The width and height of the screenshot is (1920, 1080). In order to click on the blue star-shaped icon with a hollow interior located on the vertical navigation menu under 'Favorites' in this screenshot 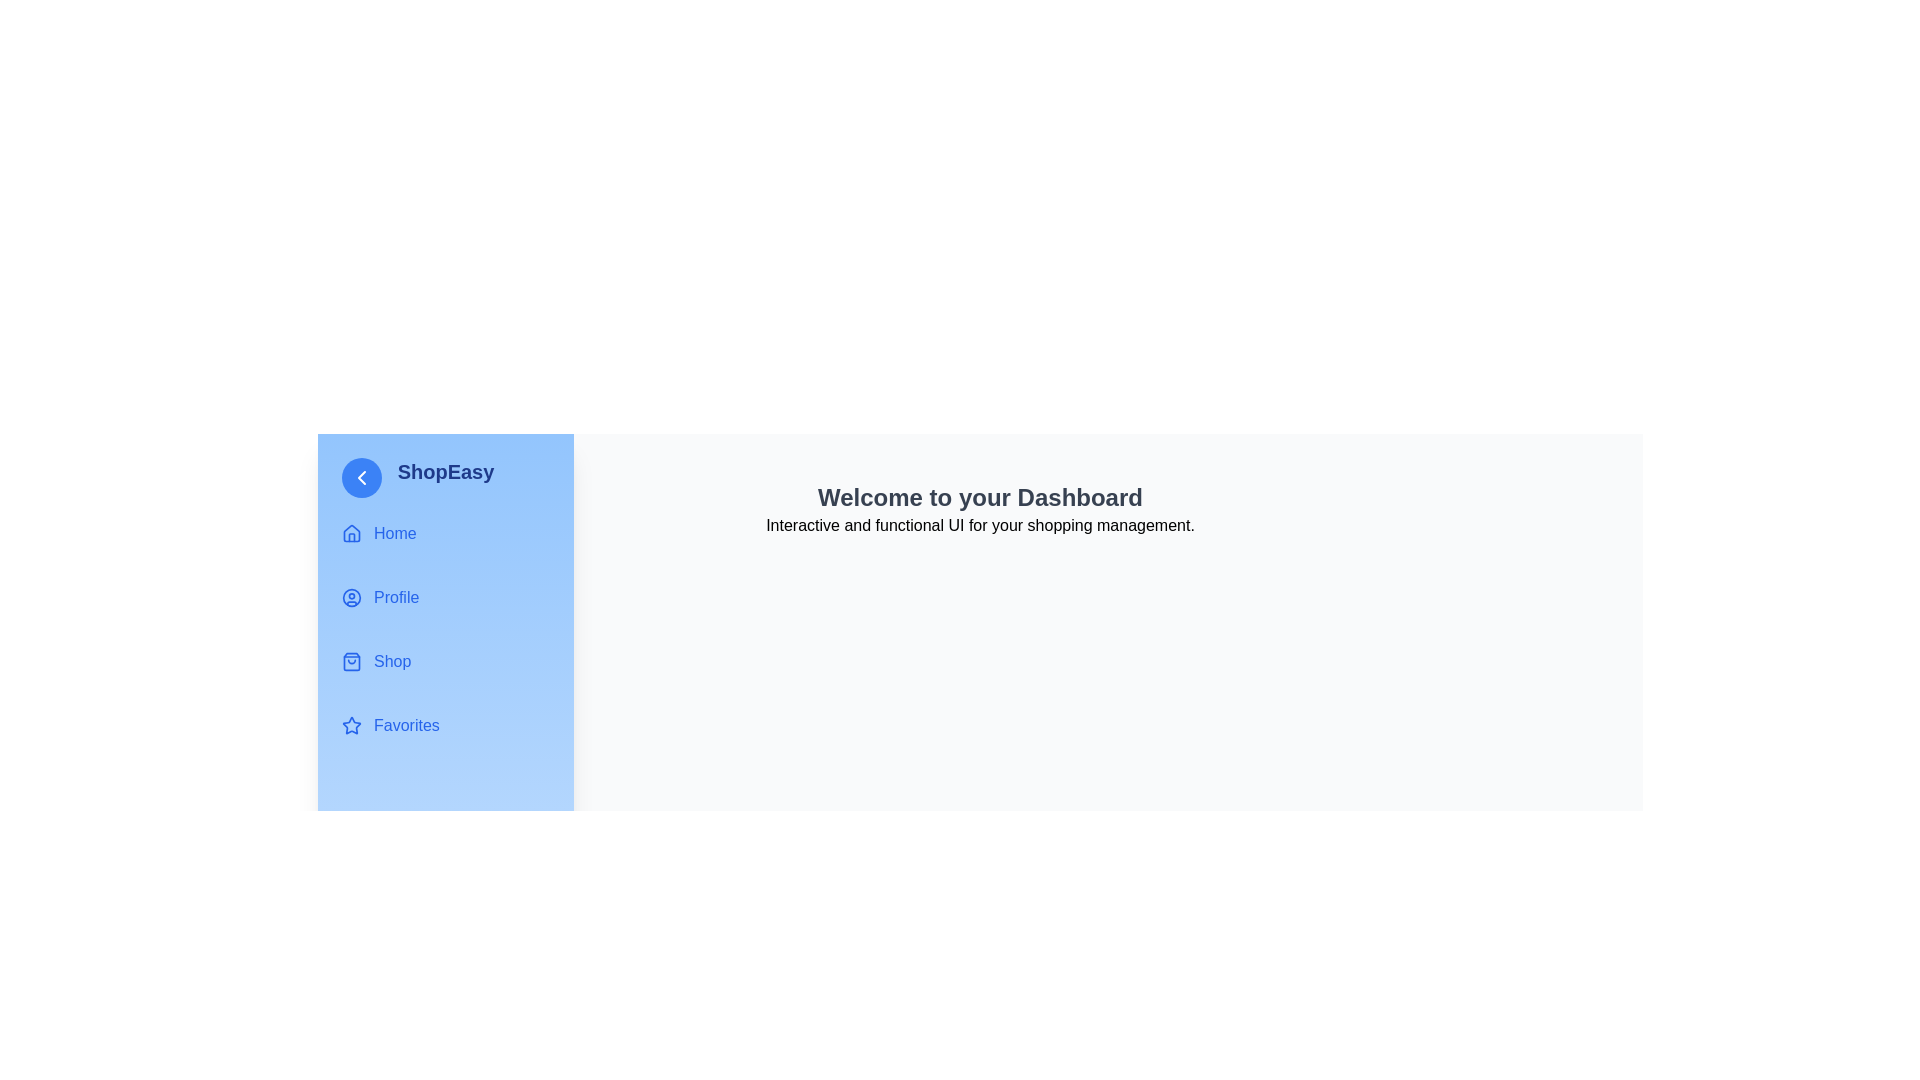, I will do `click(351, 725)`.